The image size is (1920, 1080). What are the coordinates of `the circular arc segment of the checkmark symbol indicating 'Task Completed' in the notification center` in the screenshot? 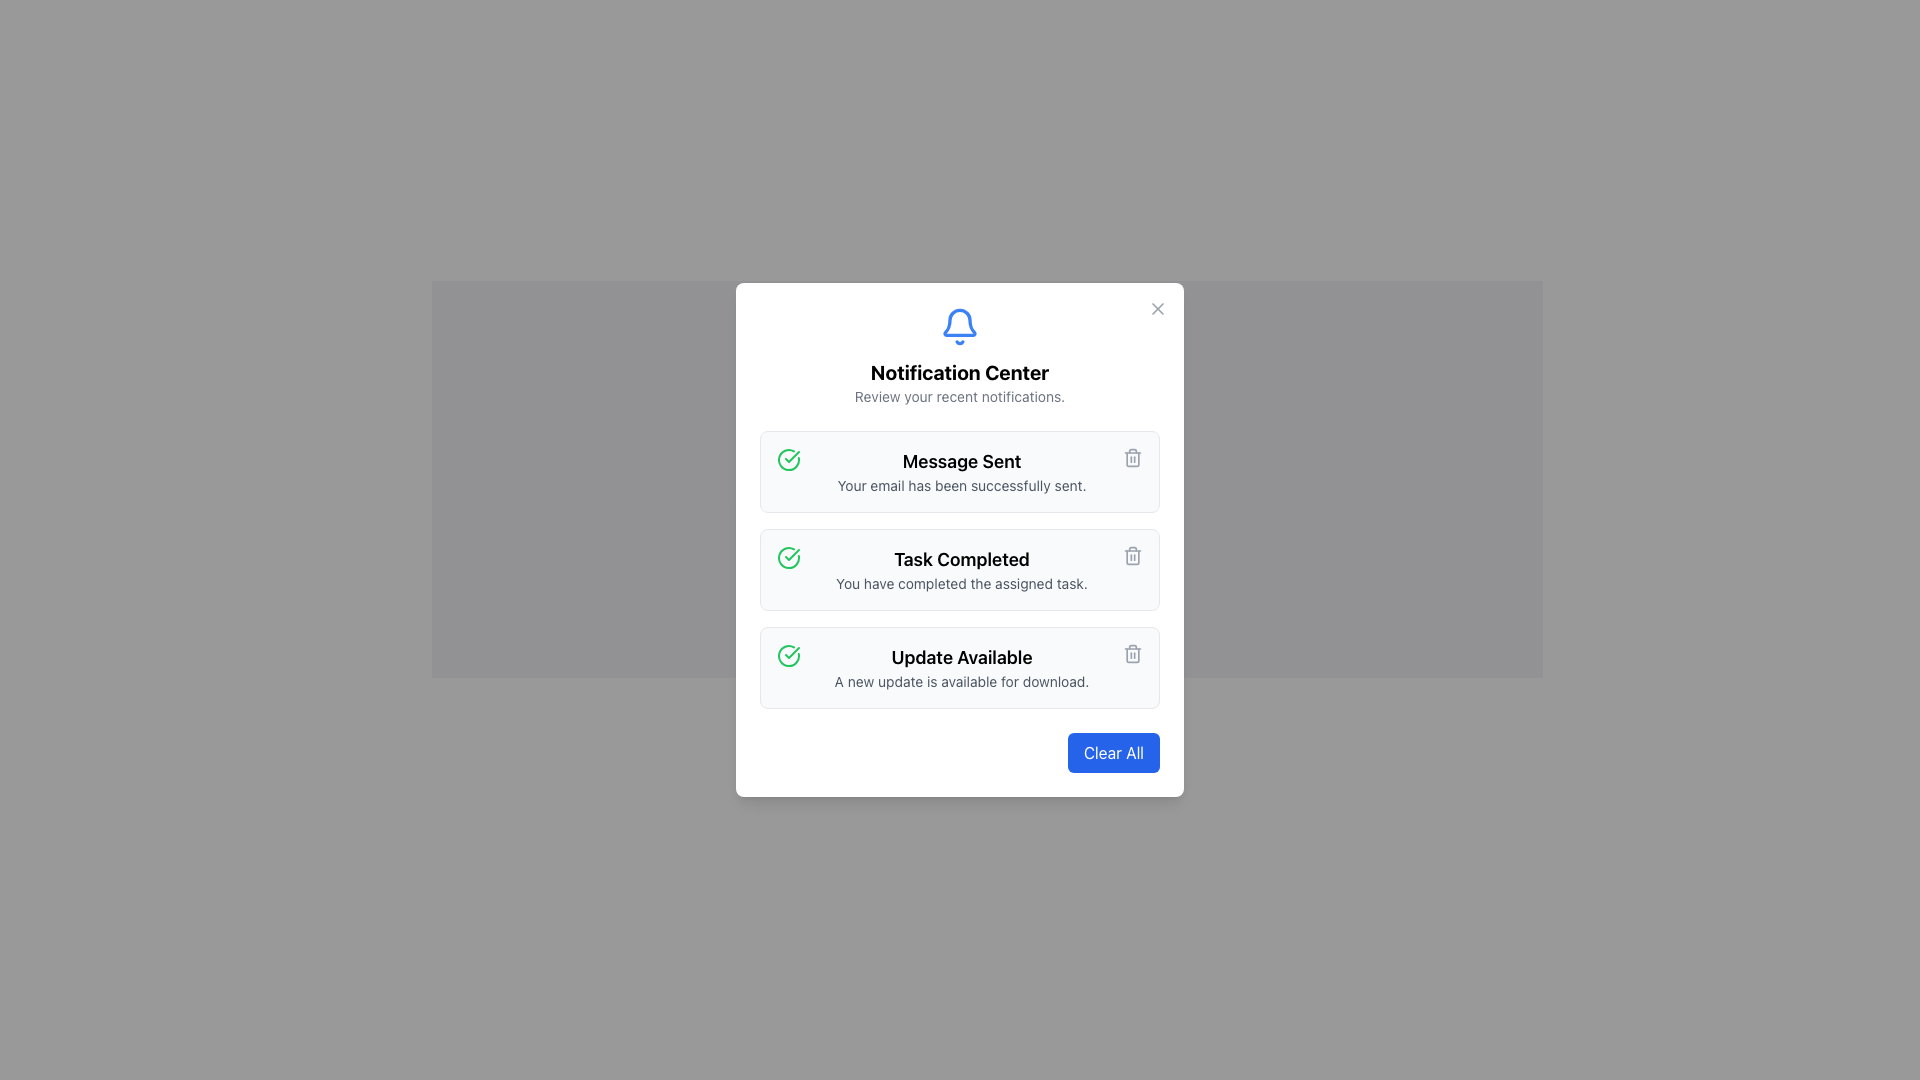 It's located at (787, 459).